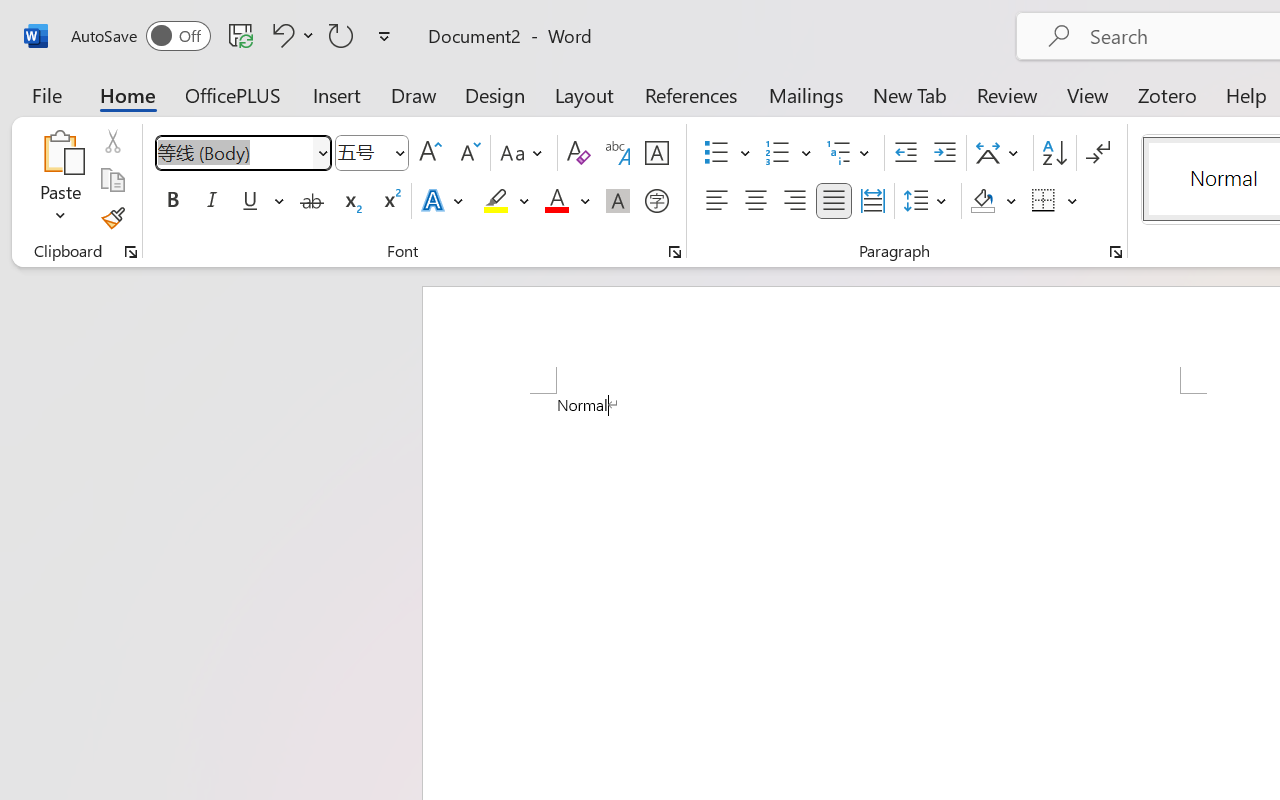  What do you see at coordinates (850, 153) in the screenshot?
I see `'Multilevel List'` at bounding box center [850, 153].